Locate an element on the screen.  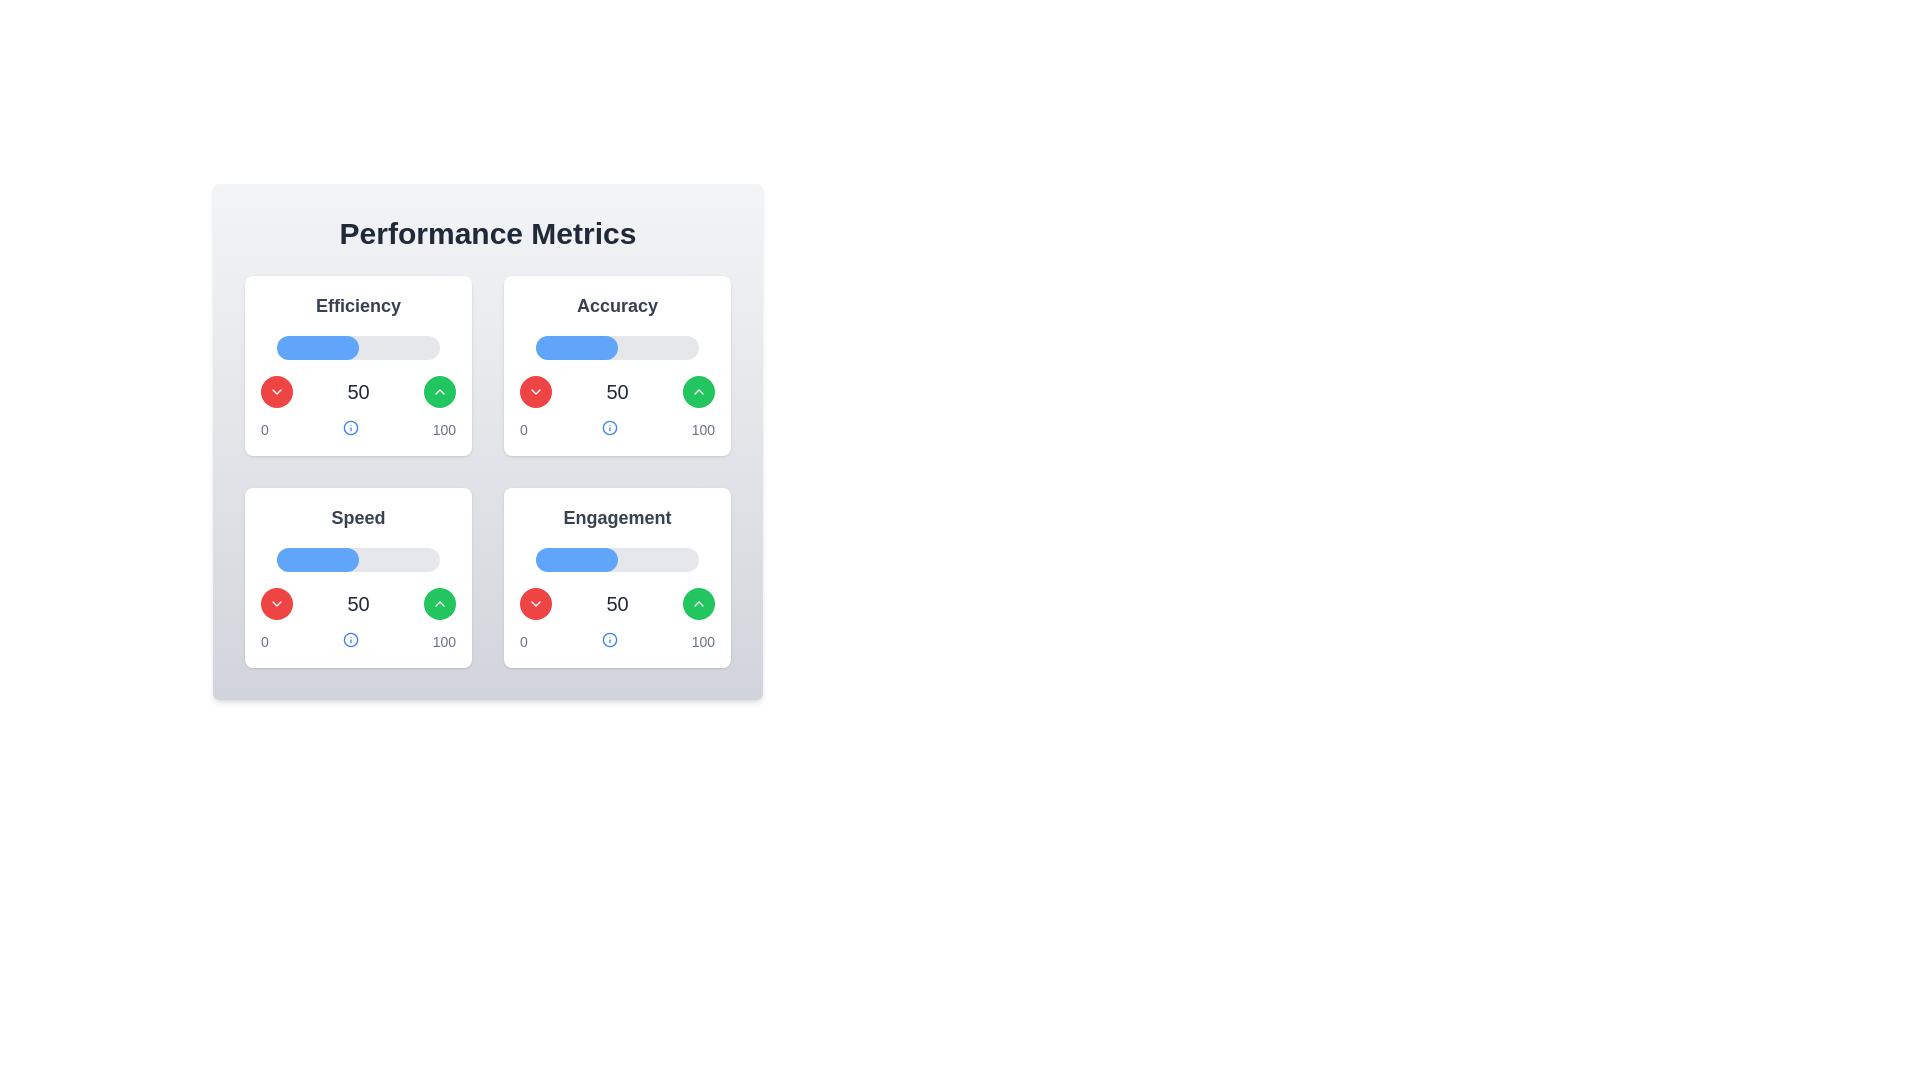
the progress bar or slider is located at coordinates (433, 559).